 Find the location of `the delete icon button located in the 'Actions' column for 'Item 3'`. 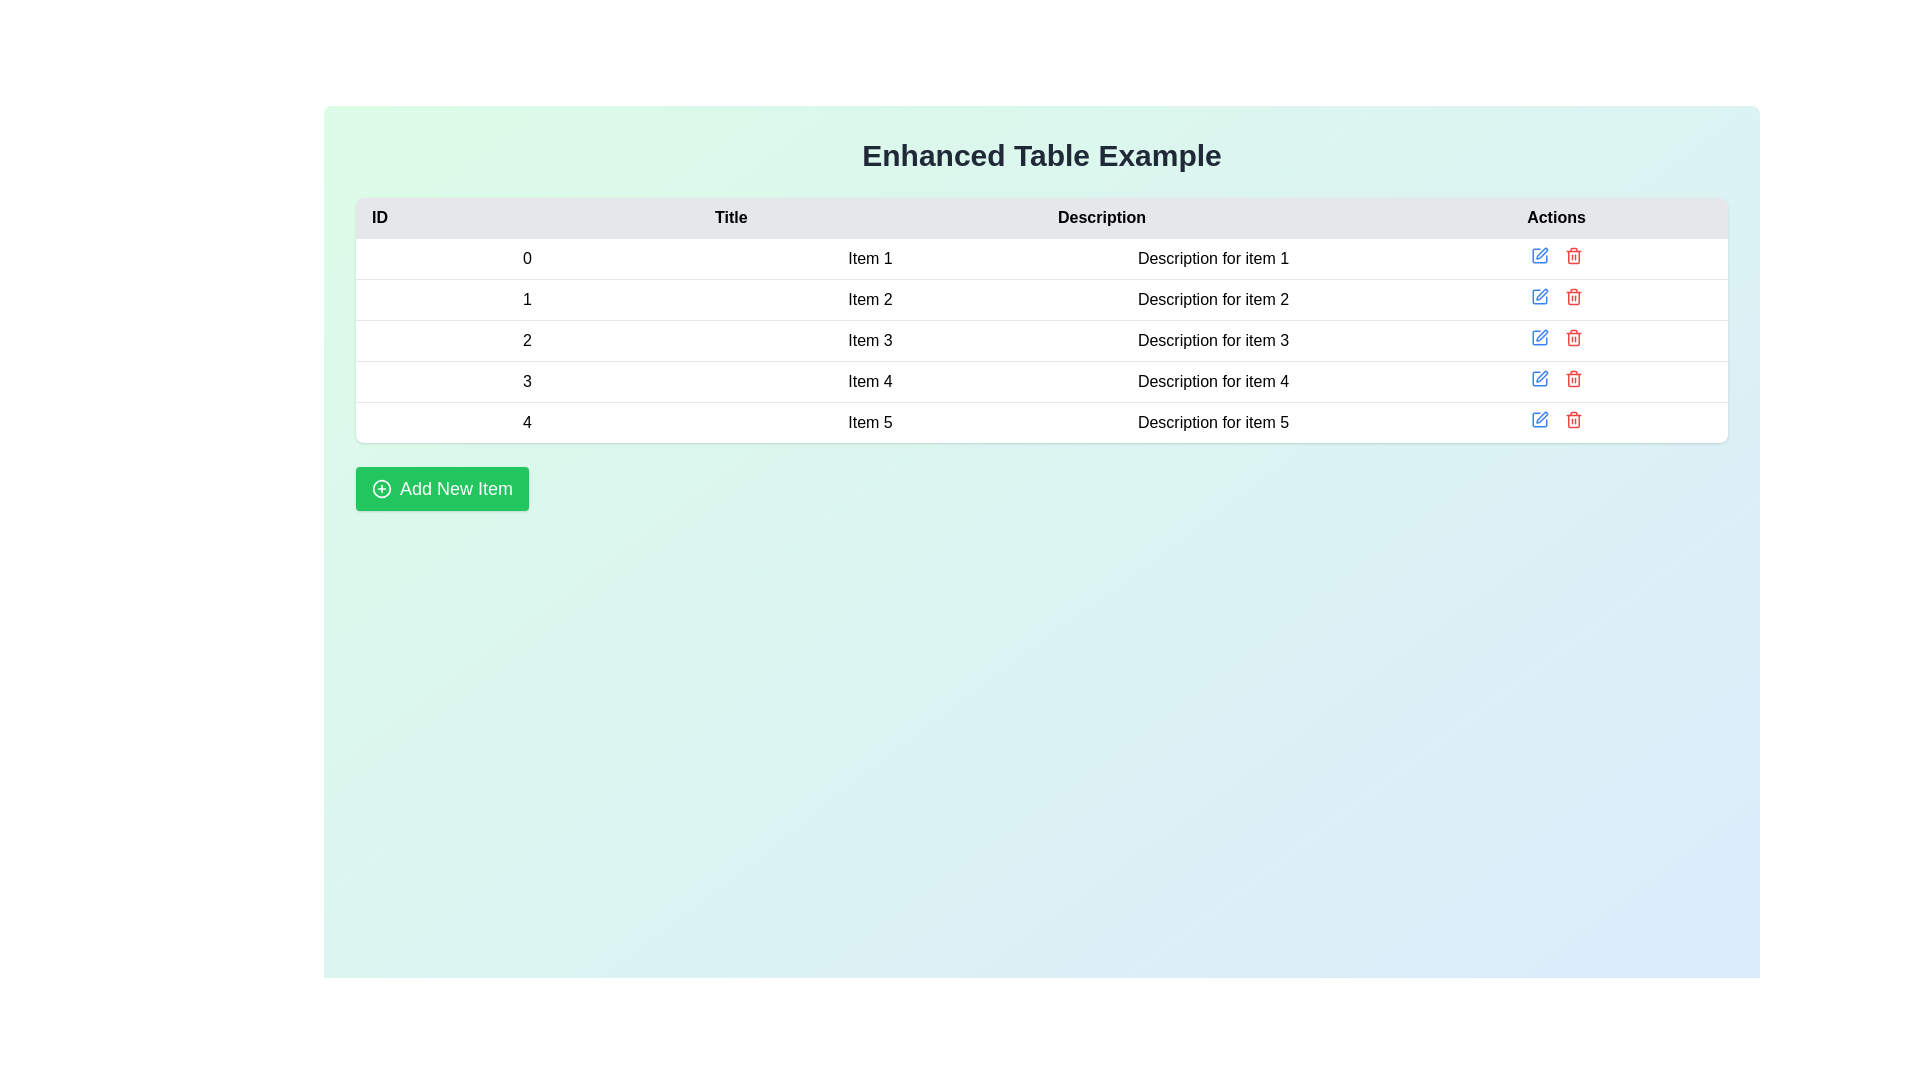

the delete icon button located in the 'Actions' column for 'Item 3' is located at coordinates (1572, 337).